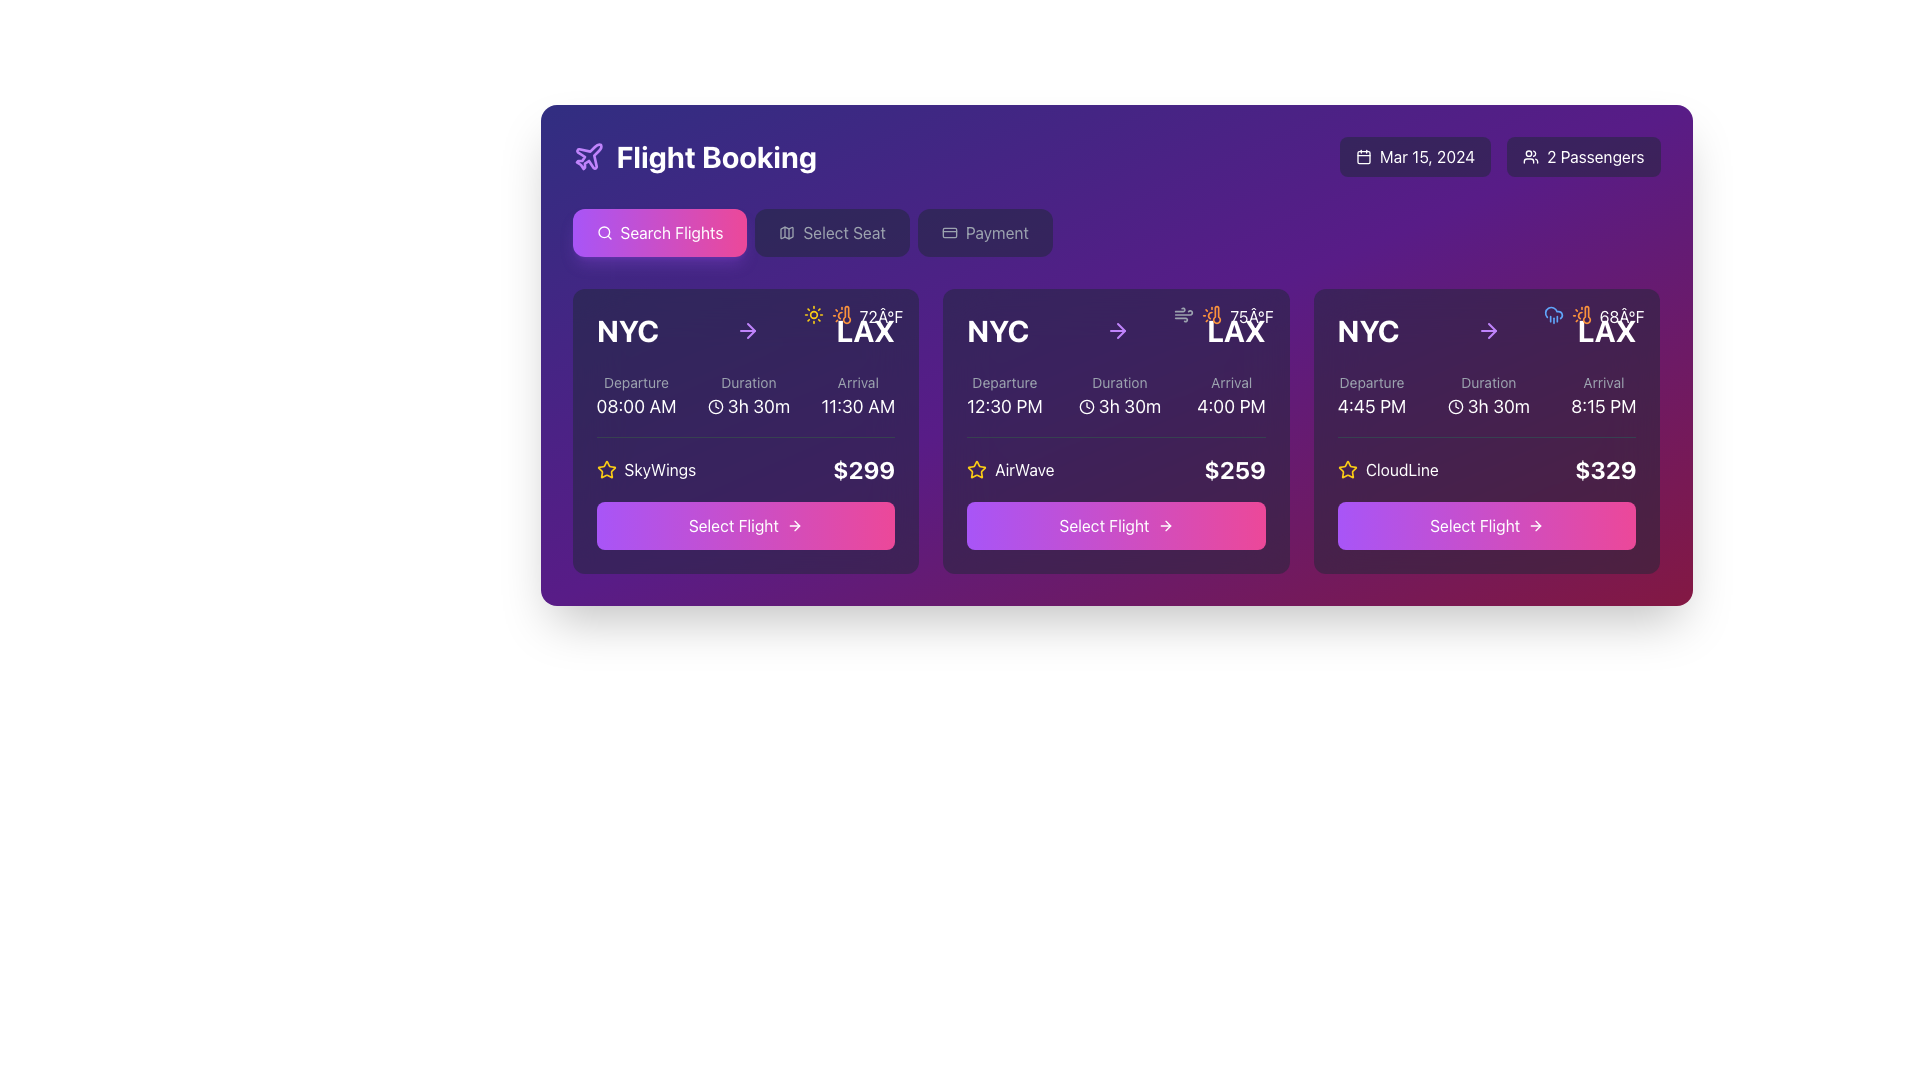  Describe the element at coordinates (1488, 406) in the screenshot. I see `the text label displaying '3h 30m' with a clock icon in the 'Duration' section of the third flight card` at that location.